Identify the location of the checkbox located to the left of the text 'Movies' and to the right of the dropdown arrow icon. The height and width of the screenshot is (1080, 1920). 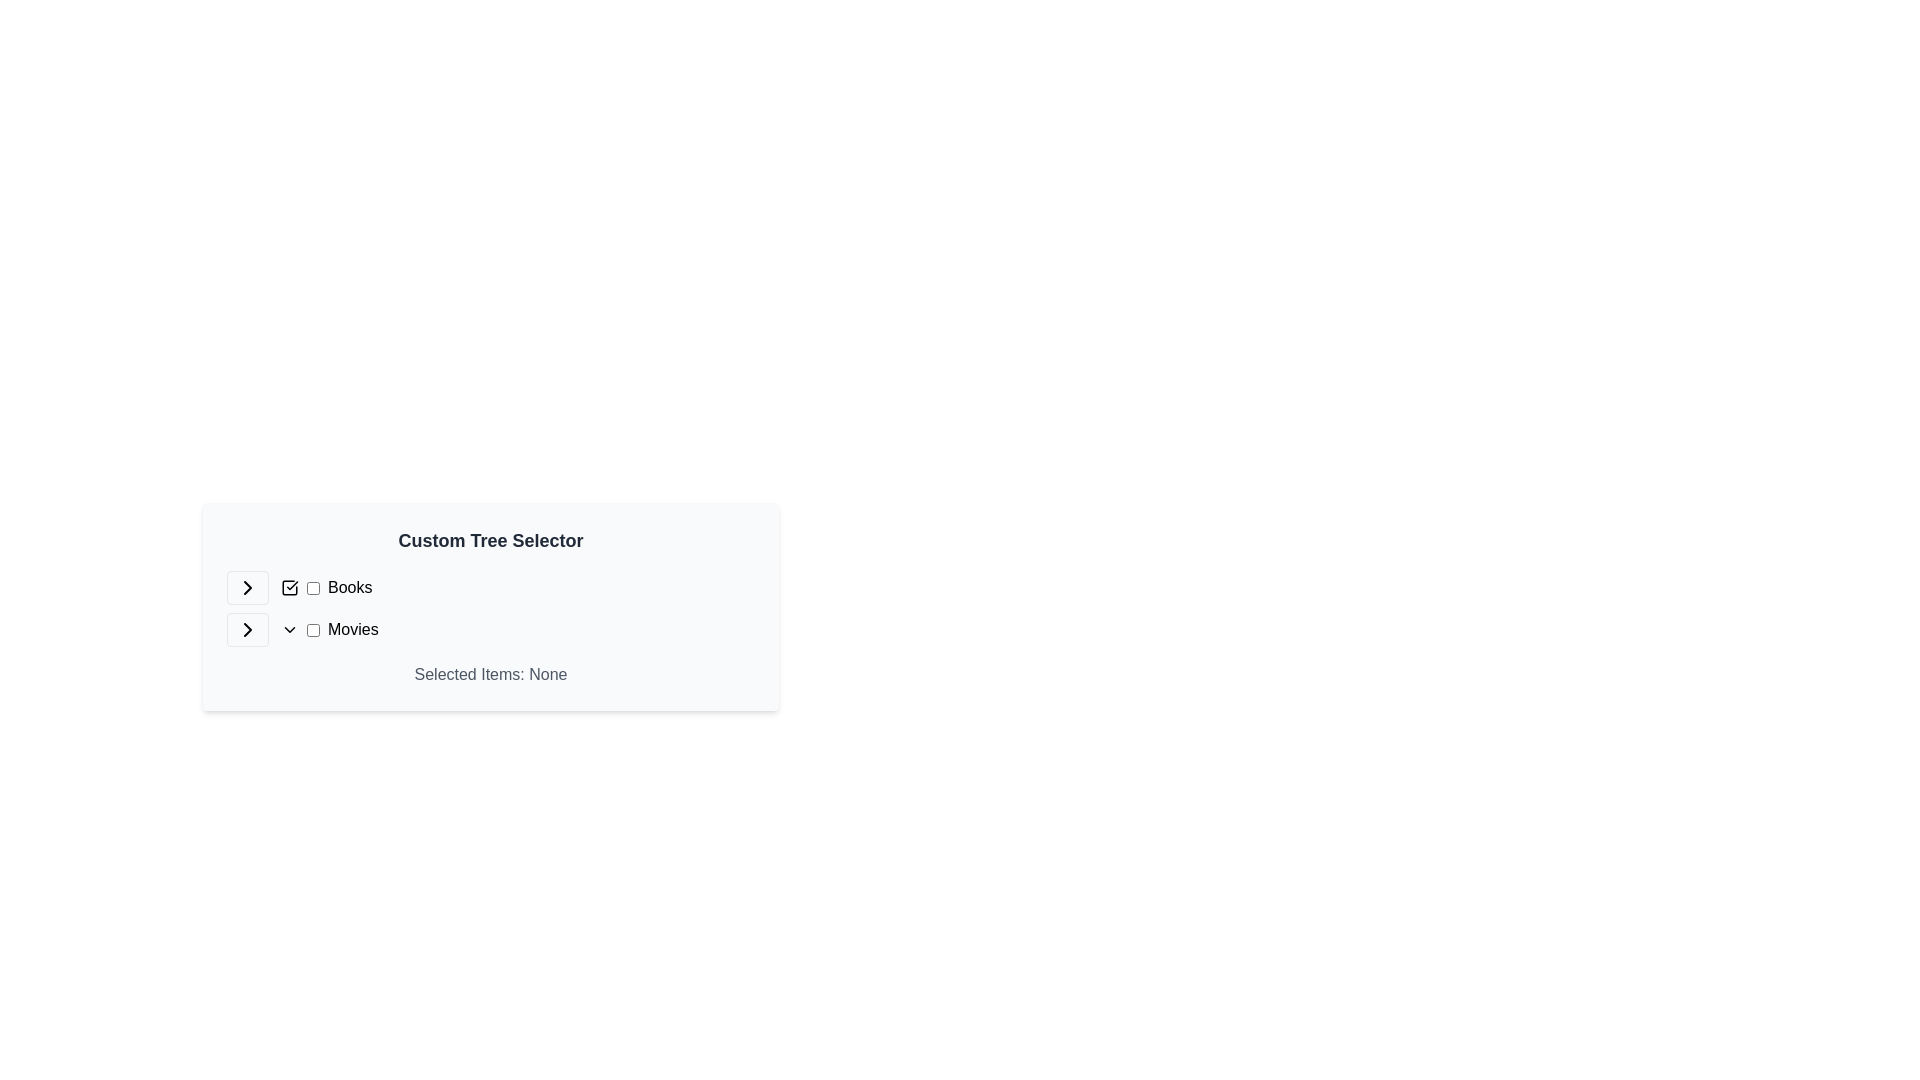
(312, 628).